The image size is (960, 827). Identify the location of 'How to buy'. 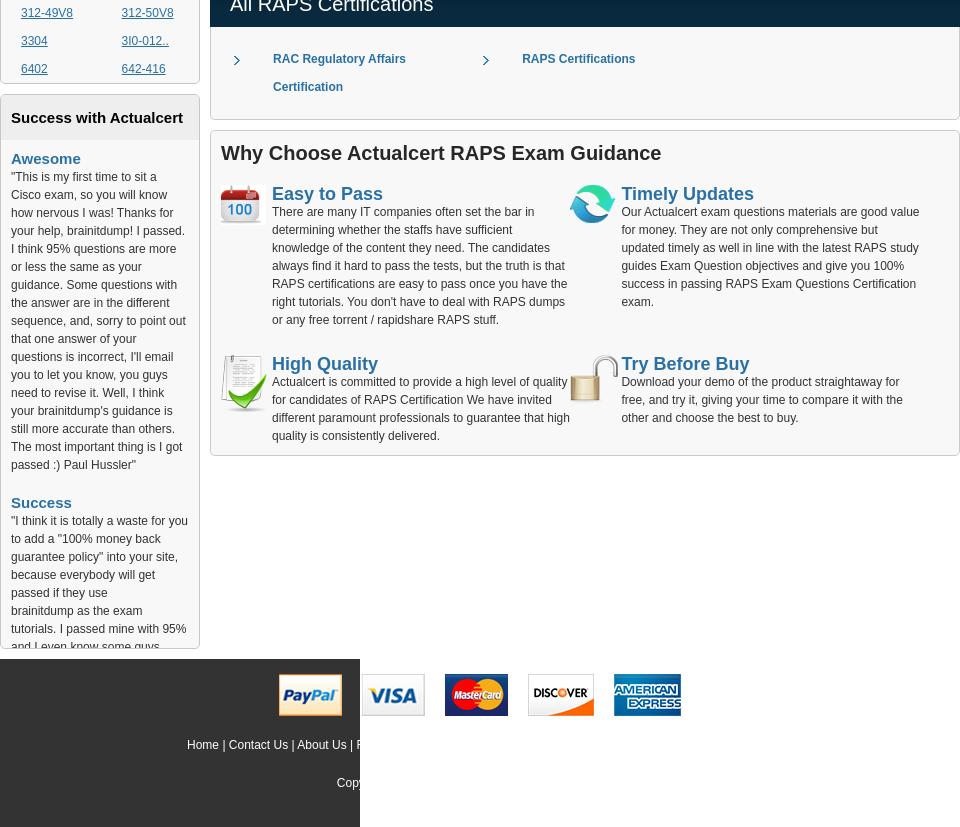
(740, 743).